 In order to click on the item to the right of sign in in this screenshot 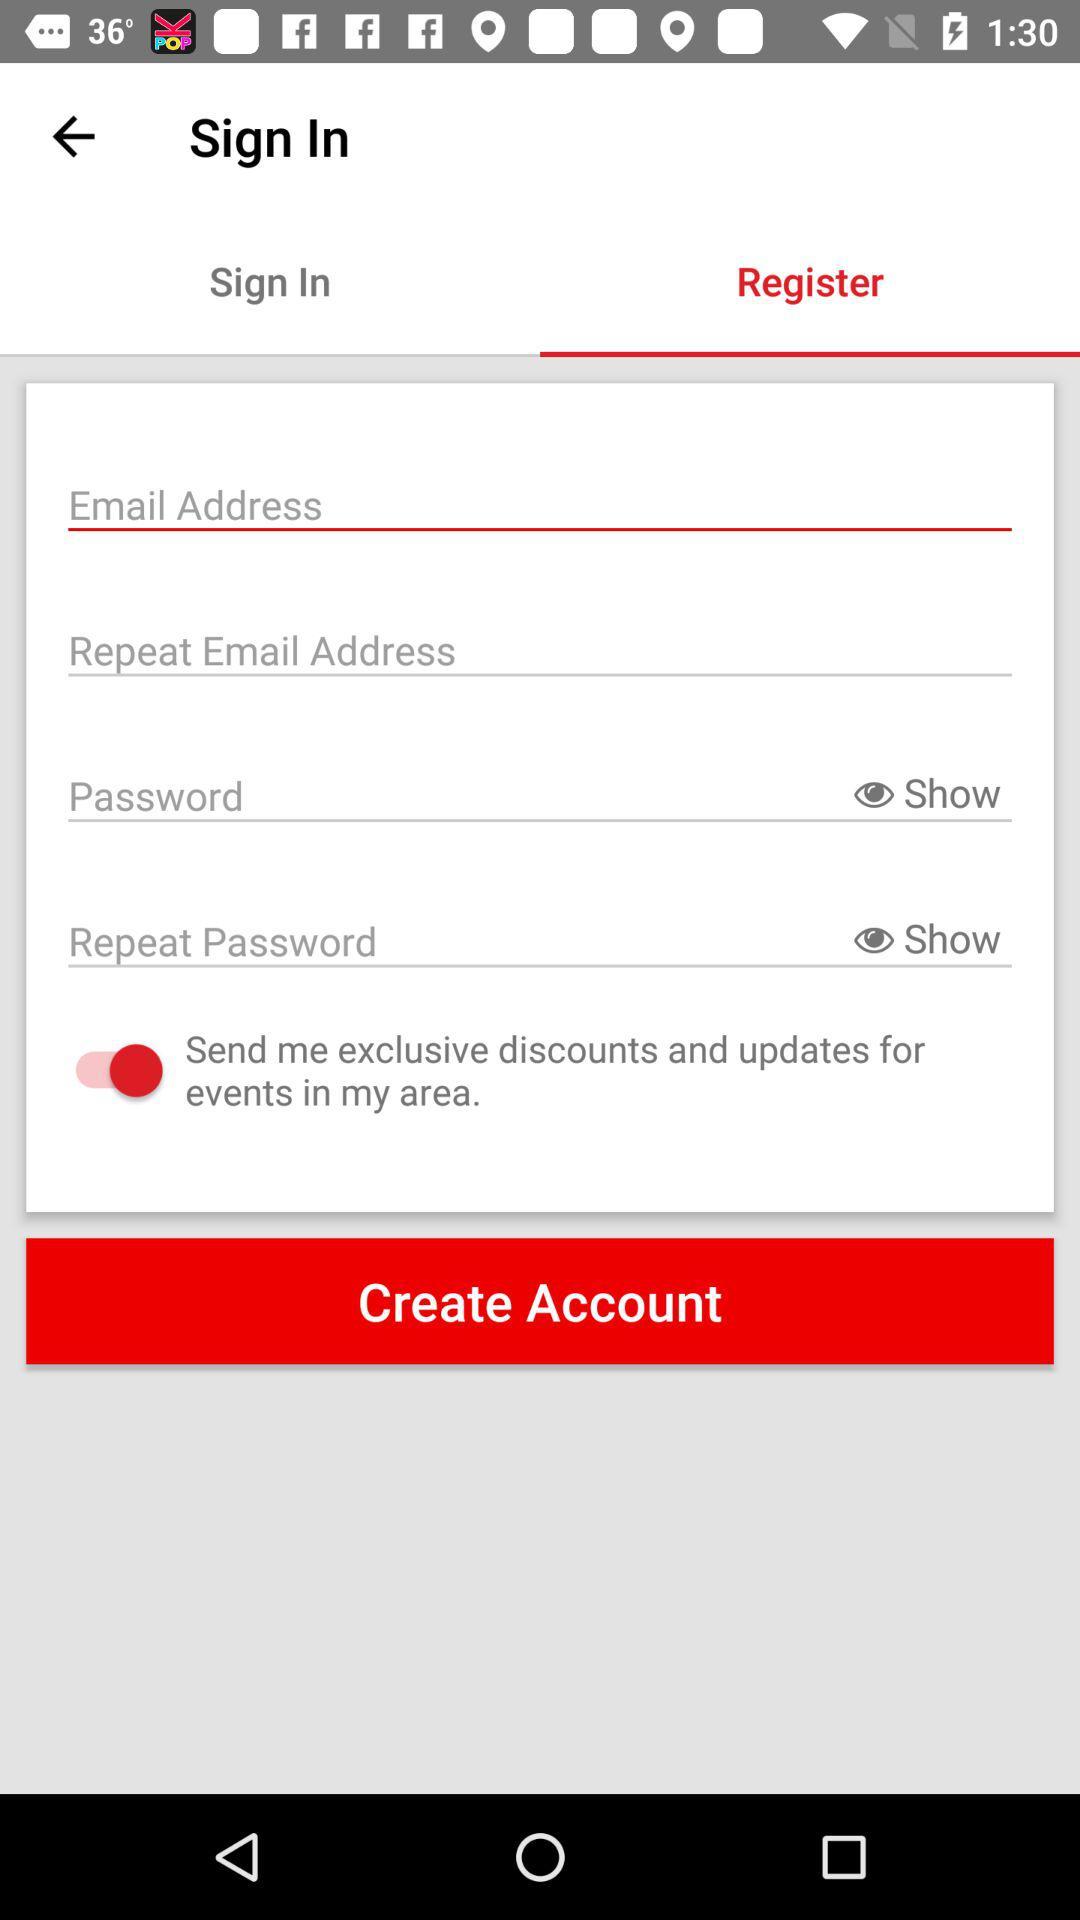, I will do `click(810, 279)`.